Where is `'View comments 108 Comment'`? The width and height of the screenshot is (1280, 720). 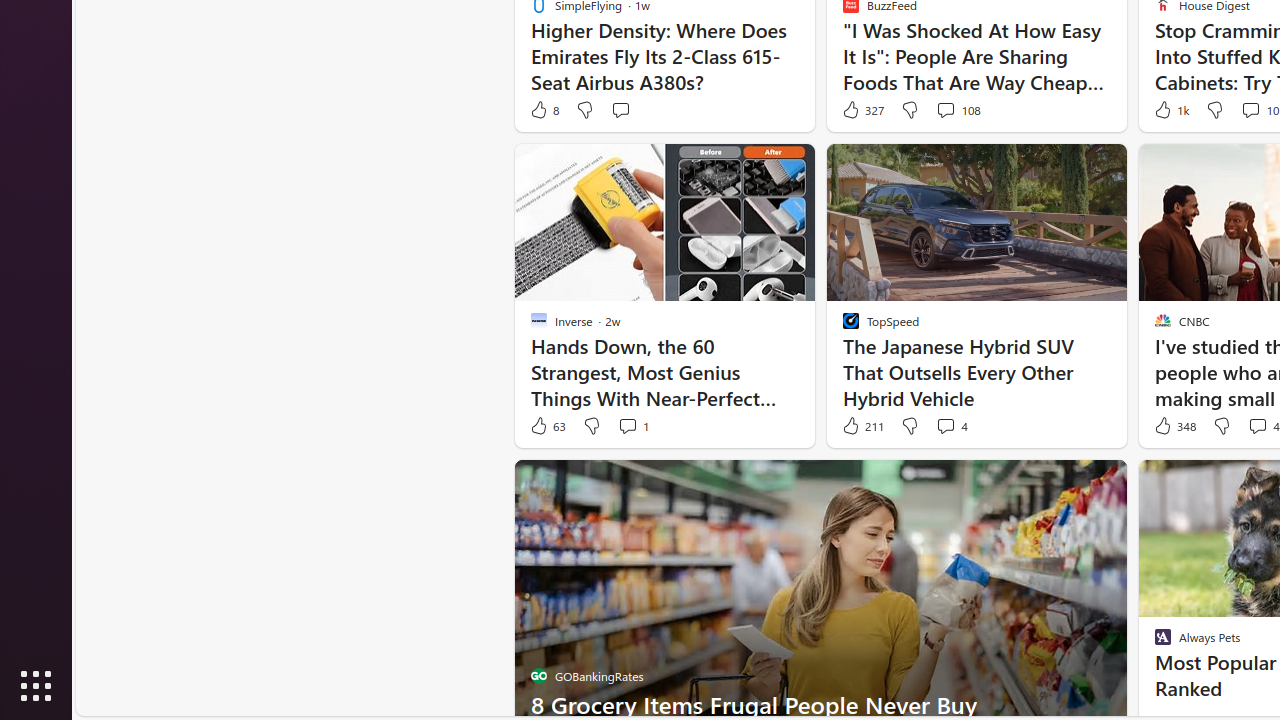
'View comments 108 Comment' is located at coordinates (944, 110).